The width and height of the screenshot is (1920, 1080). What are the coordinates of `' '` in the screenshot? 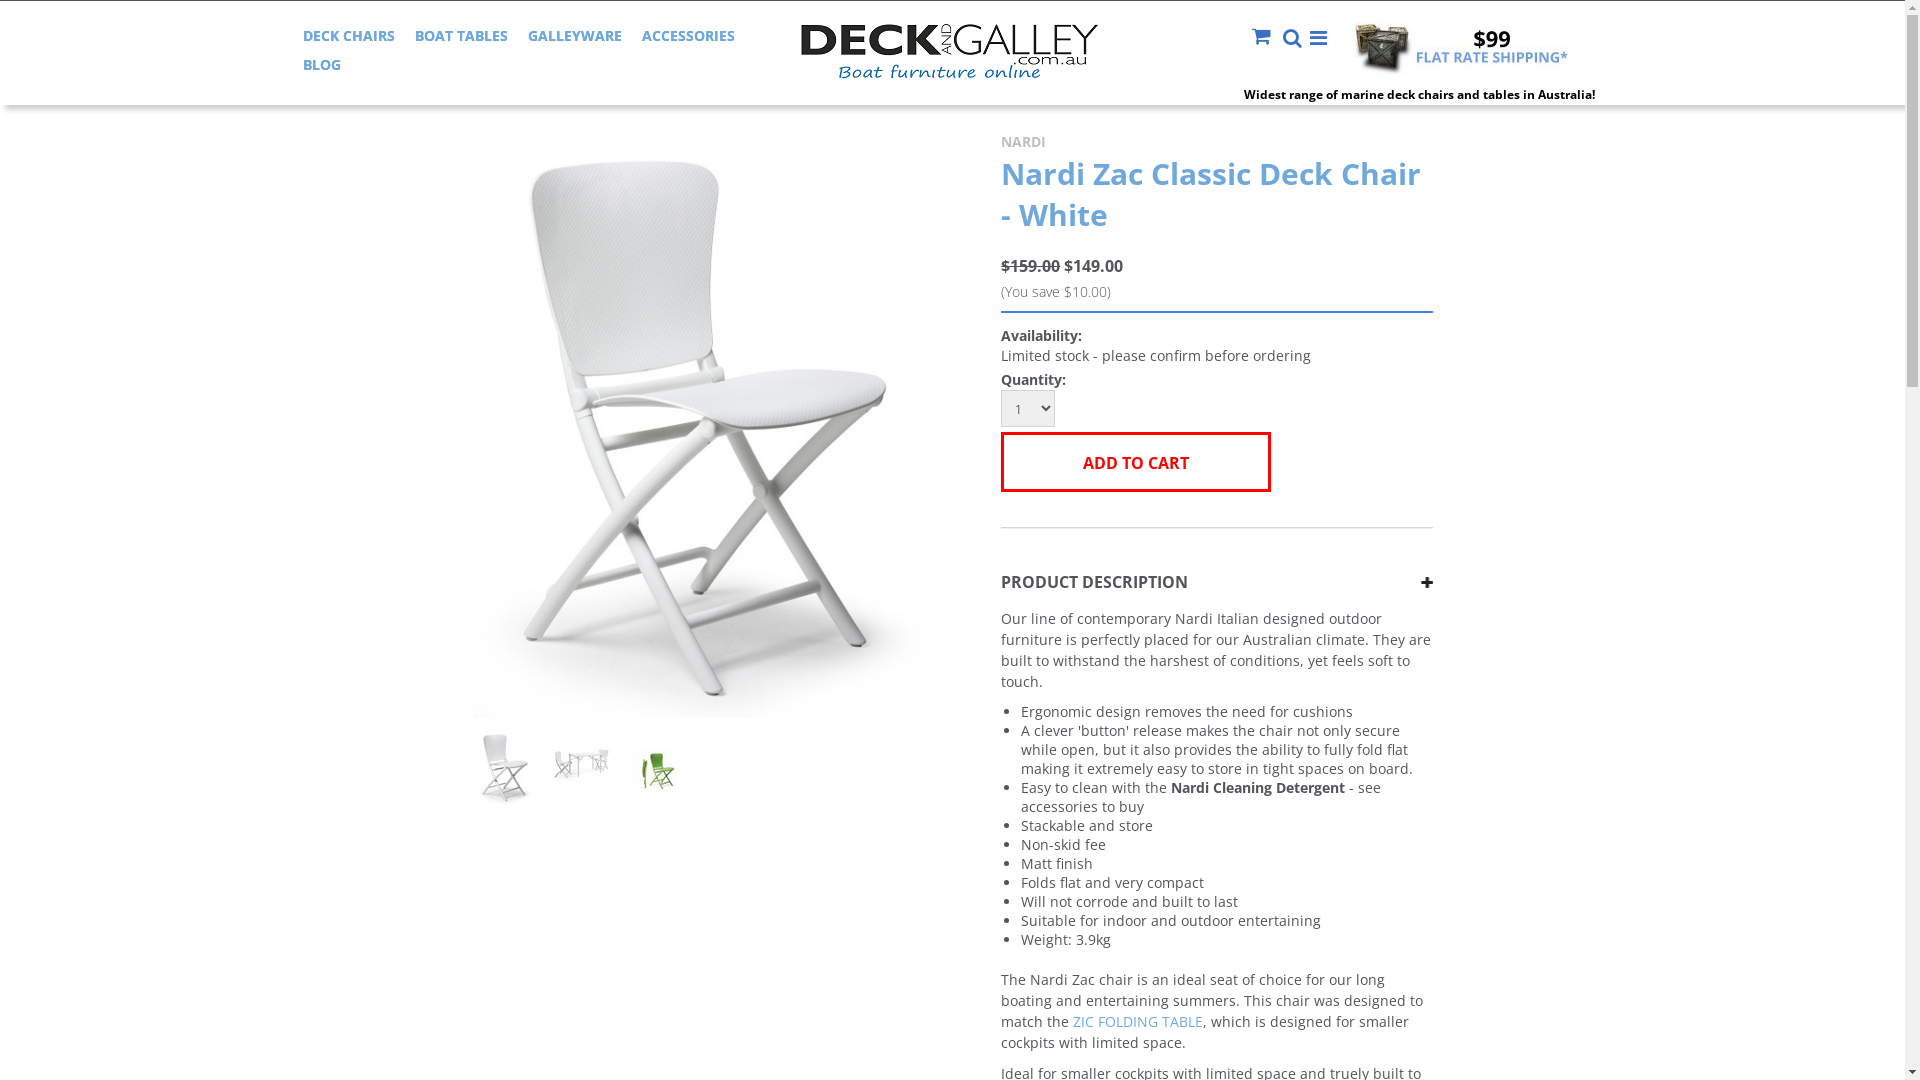 It's located at (1265, 38).